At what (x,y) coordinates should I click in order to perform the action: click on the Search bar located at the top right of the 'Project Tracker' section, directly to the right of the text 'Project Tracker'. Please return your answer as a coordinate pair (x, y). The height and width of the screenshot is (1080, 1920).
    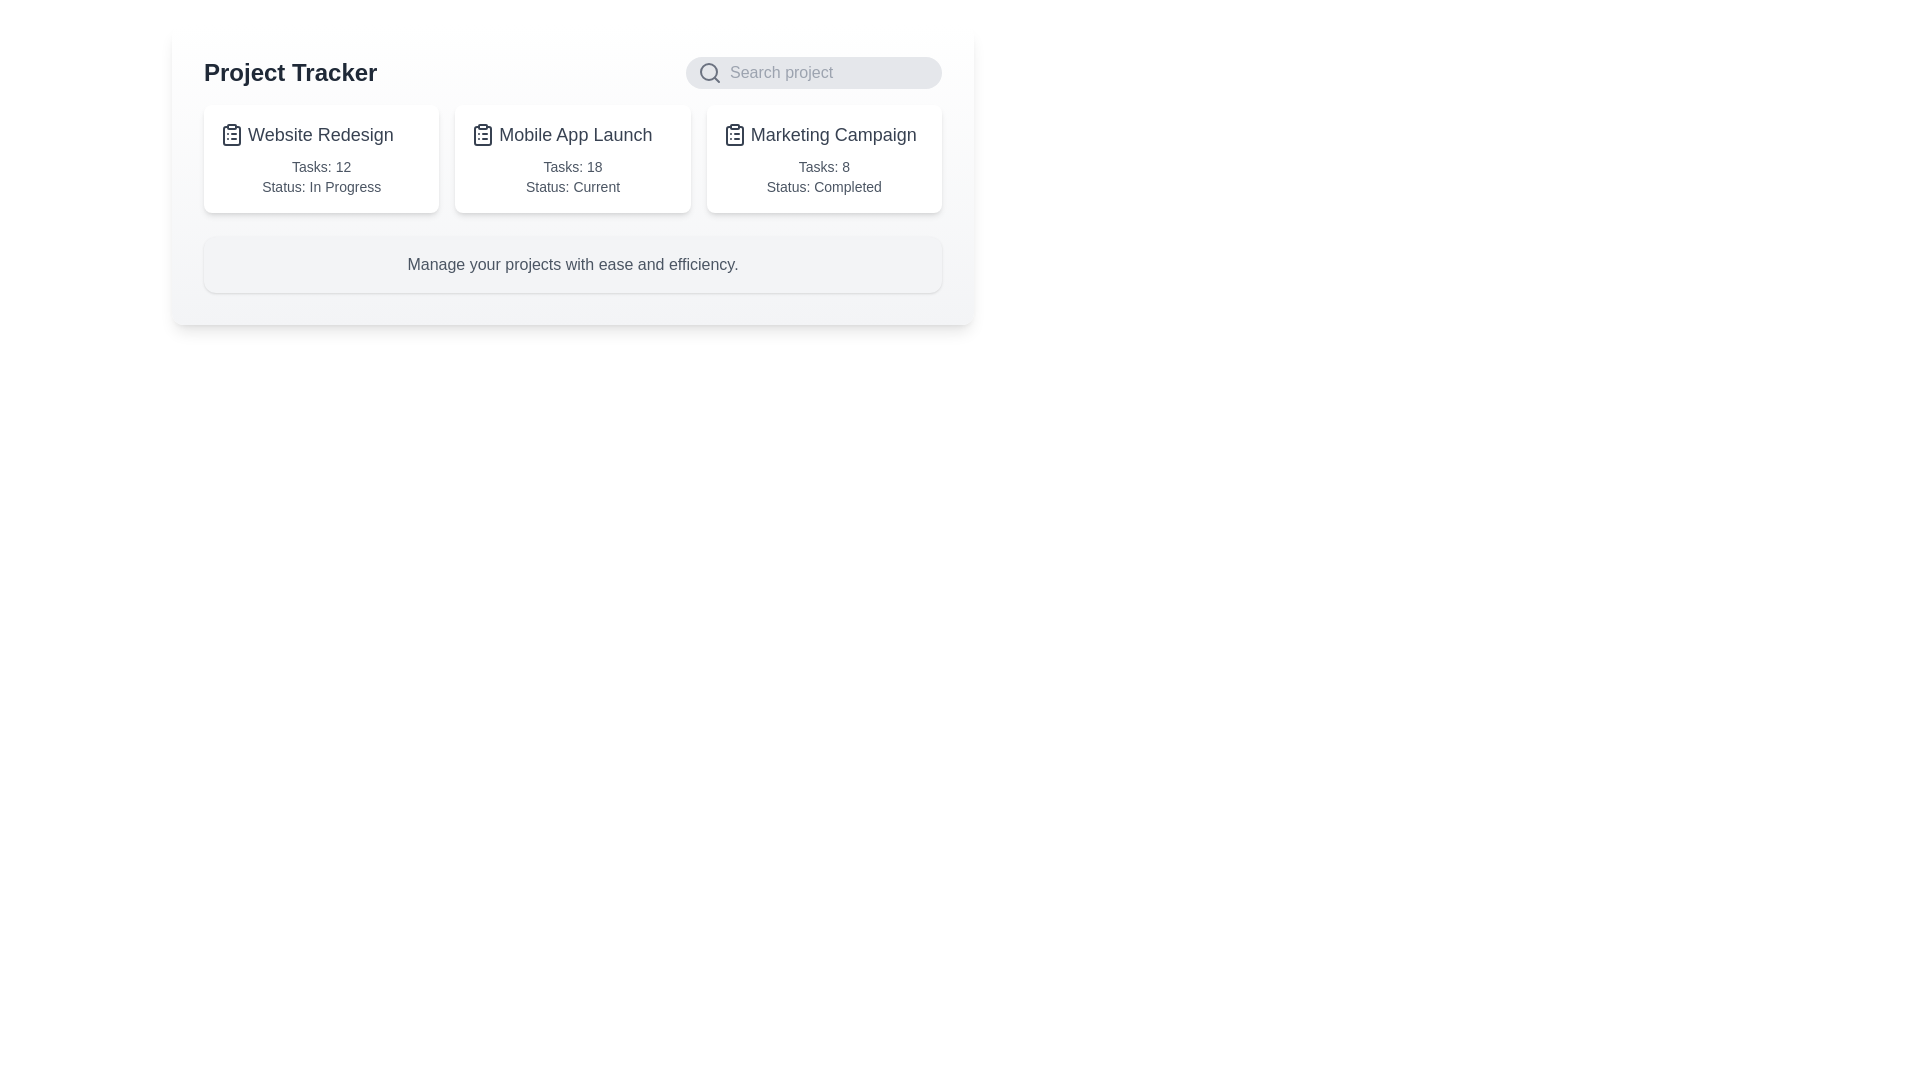
    Looking at the image, I should click on (814, 72).